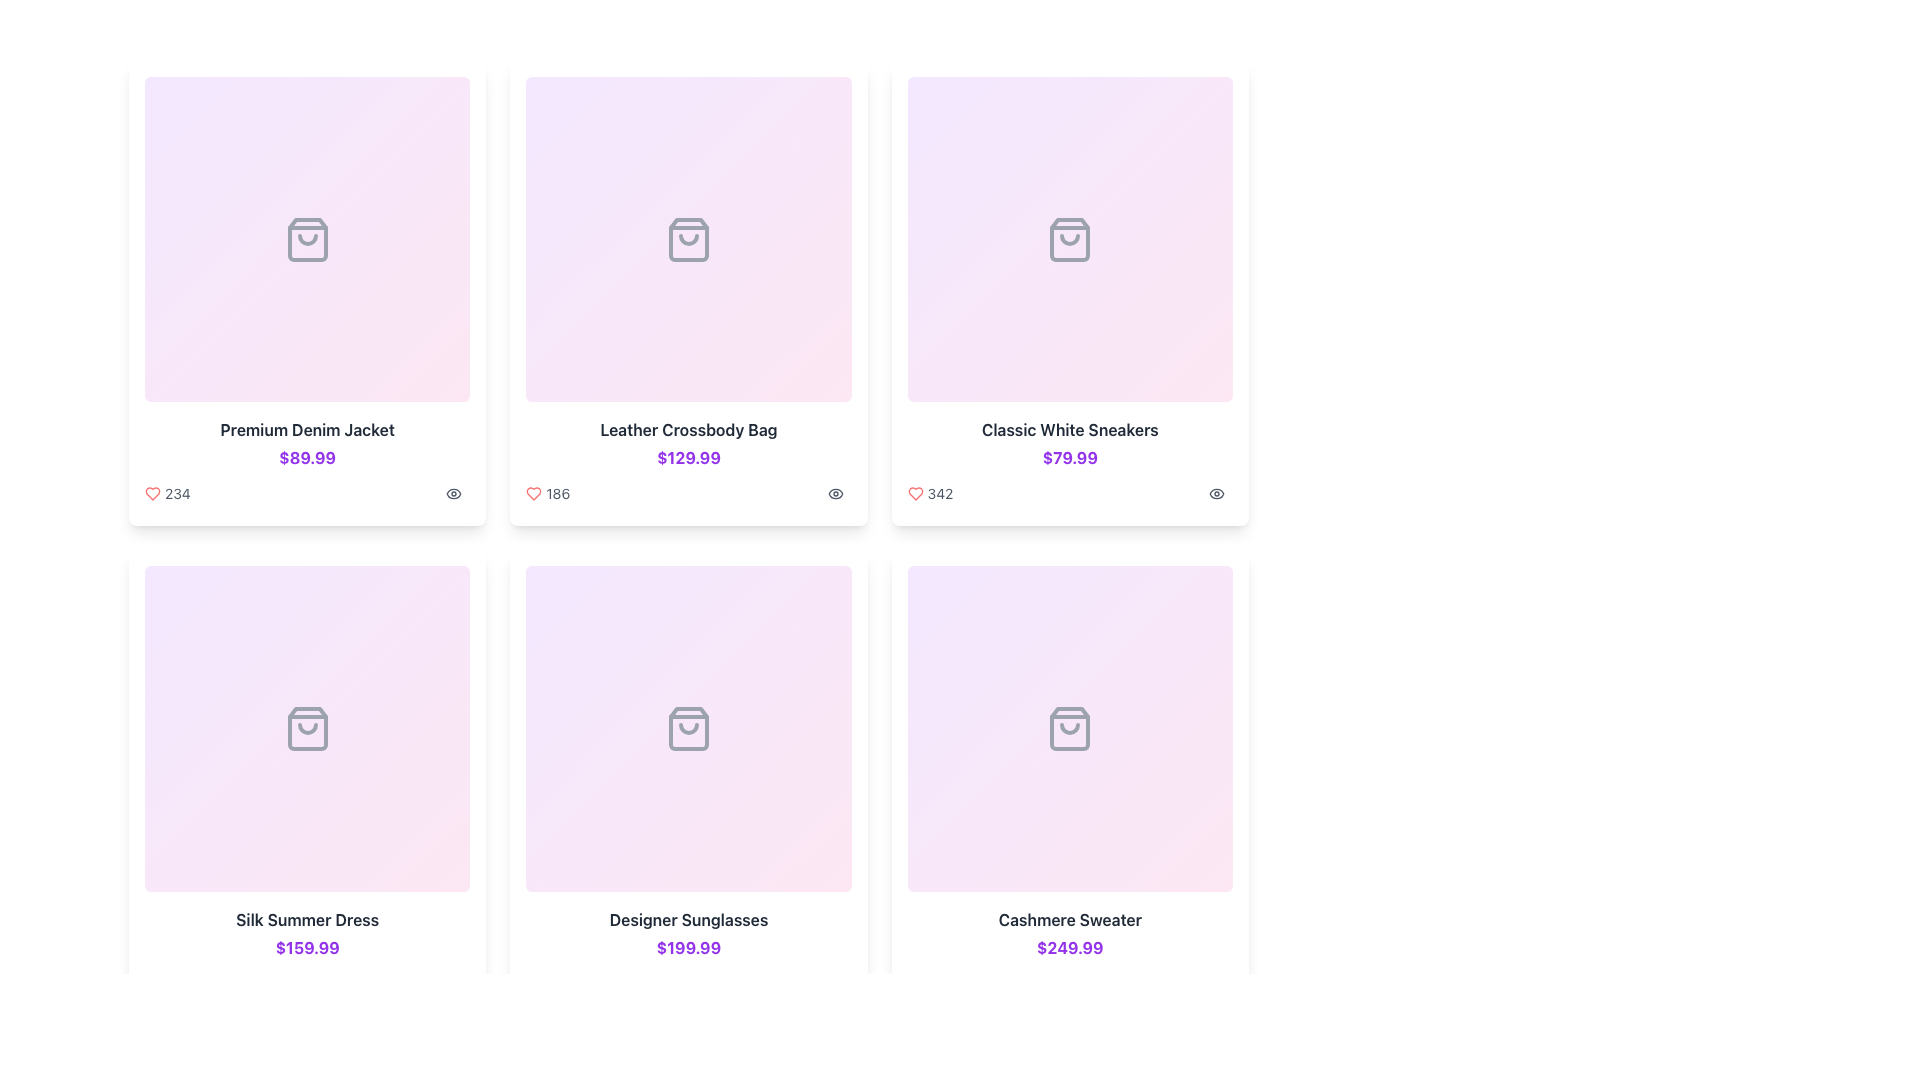  I want to click on the Placeholder image or icon with light gradient styling representing 'Classic White Sneakers', located at the top center of the card labeled 'Classic White Sneakers', so click(1069, 238).